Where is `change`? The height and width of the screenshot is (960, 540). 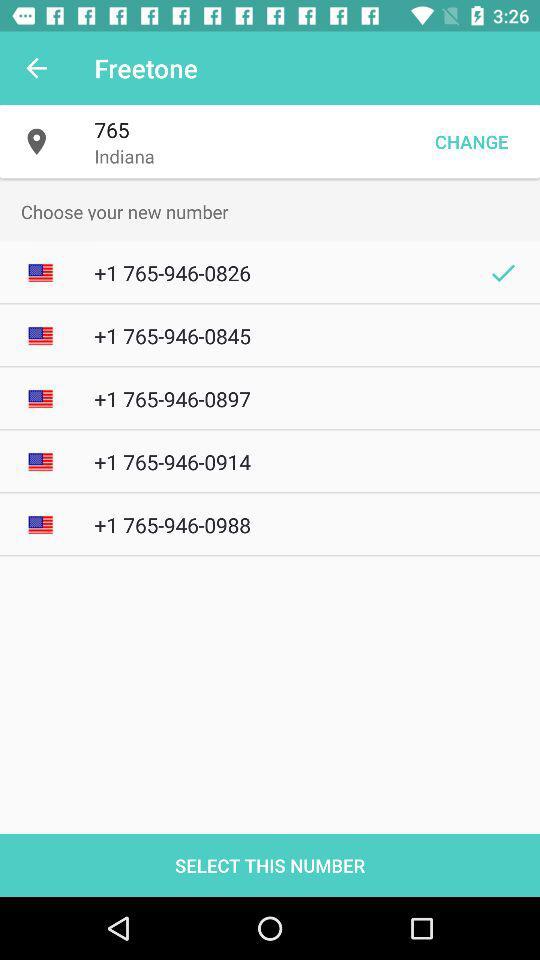
change is located at coordinates (471, 140).